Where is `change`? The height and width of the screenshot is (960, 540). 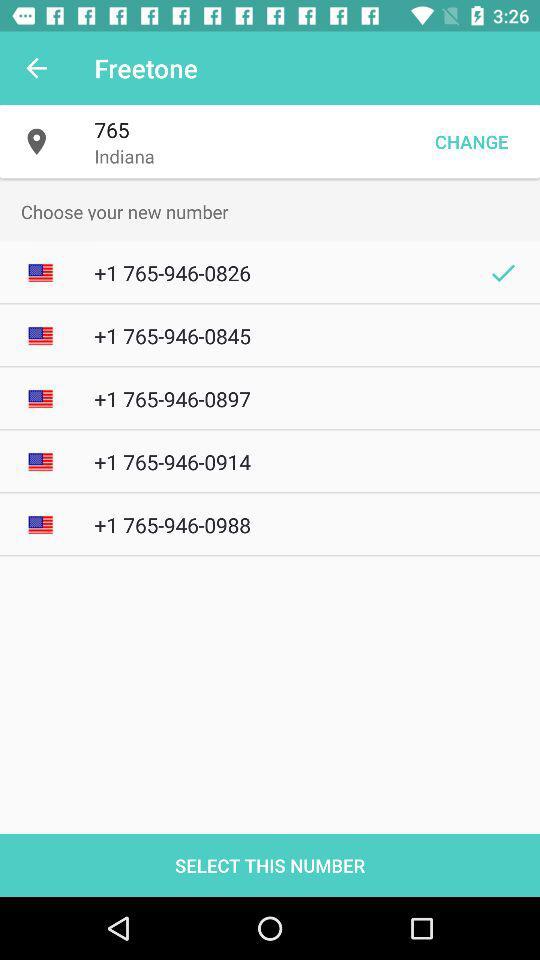
change is located at coordinates (471, 140).